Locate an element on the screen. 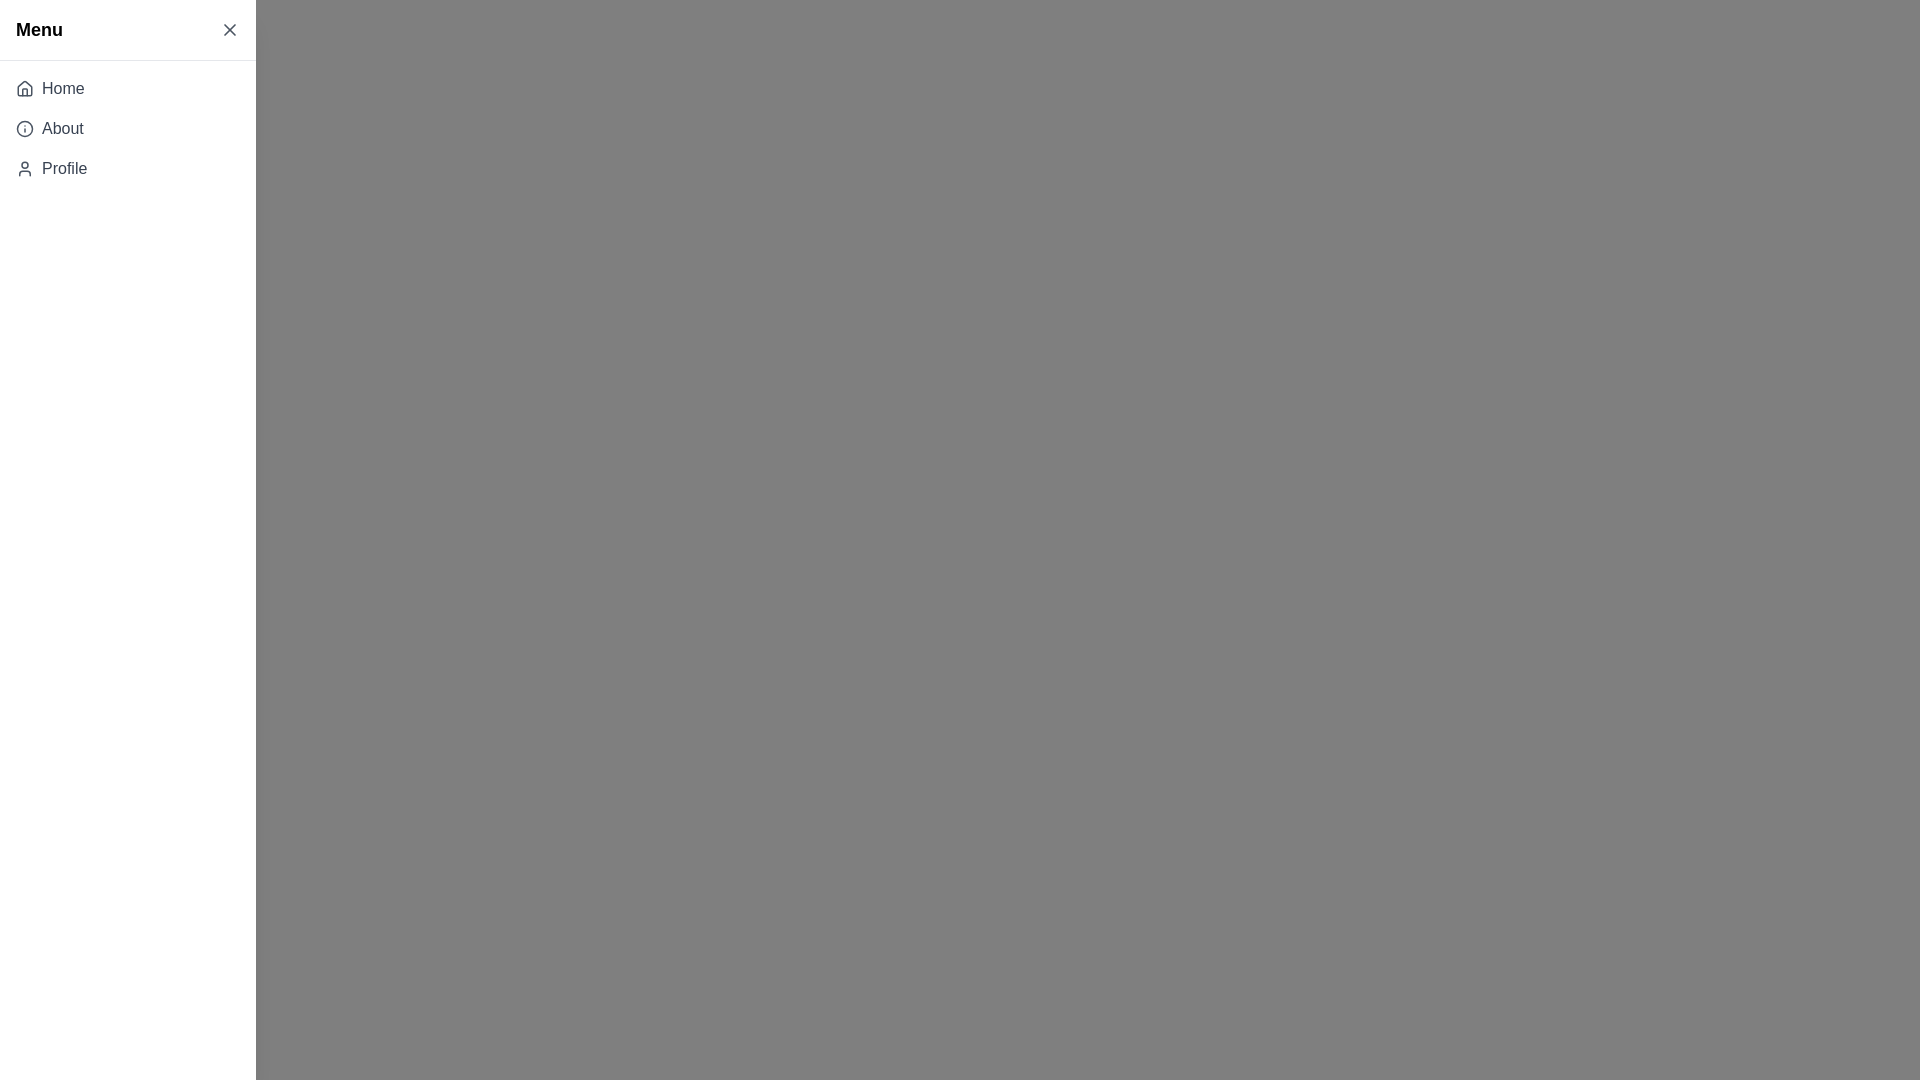 This screenshot has width=1920, height=1080. the close button in the top-right corner of the menu interface is located at coordinates (230, 30).